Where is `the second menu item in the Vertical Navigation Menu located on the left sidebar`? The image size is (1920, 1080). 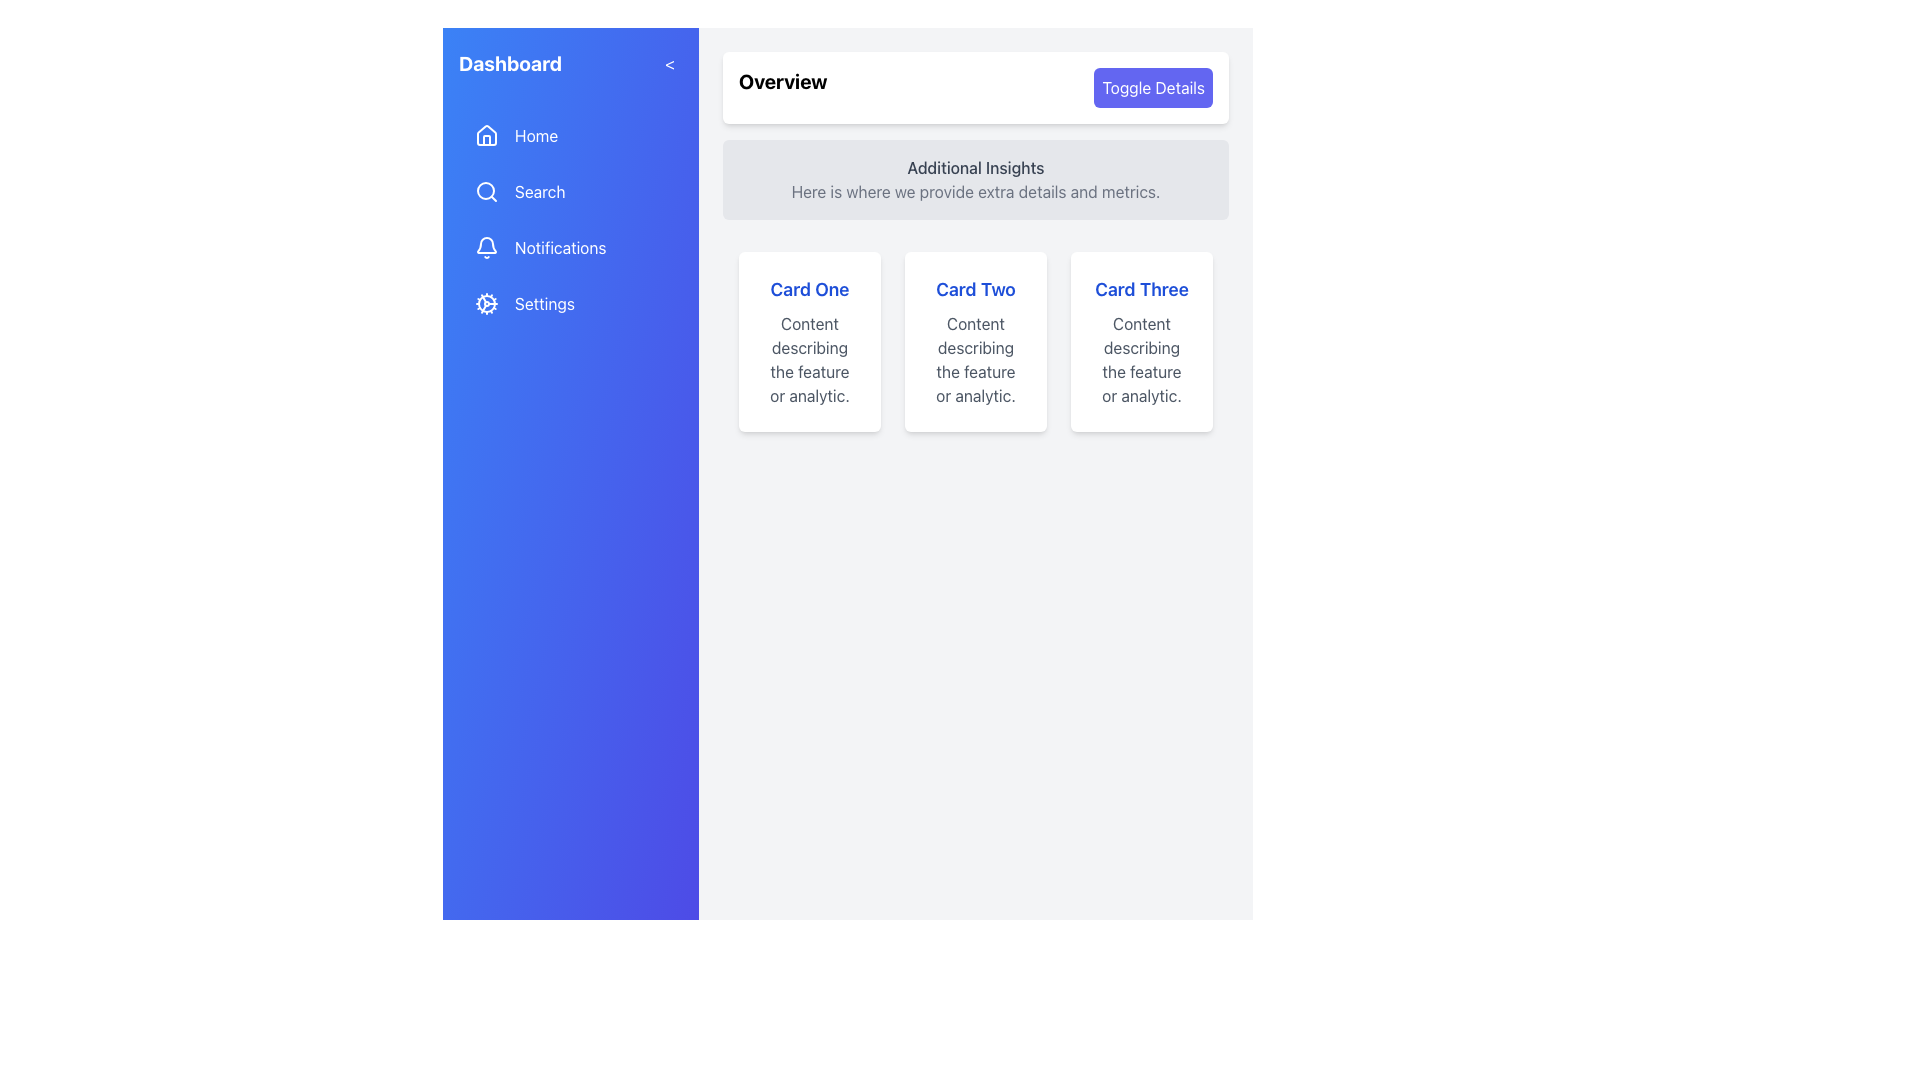
the second menu item in the Vertical Navigation Menu located on the left sidebar is located at coordinates (570, 219).